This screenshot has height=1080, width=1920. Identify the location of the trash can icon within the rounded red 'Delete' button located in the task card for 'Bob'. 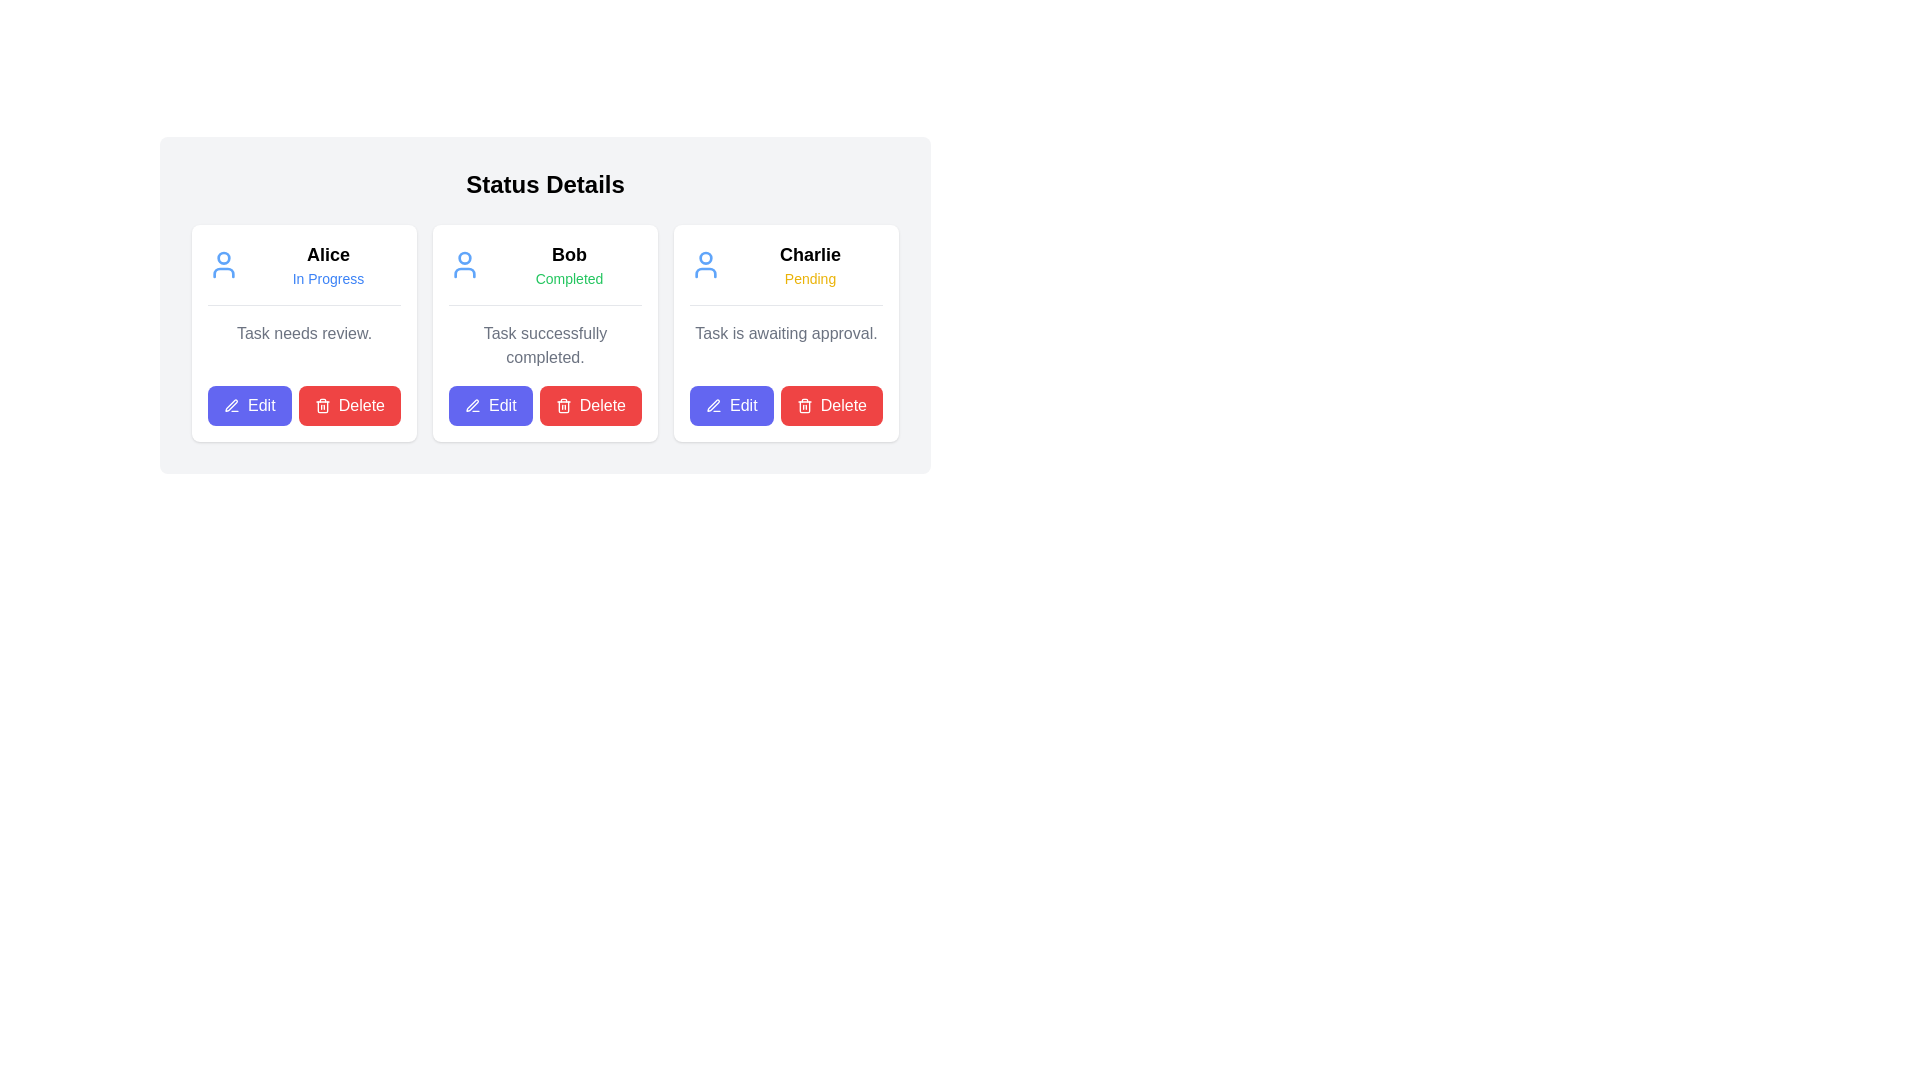
(562, 405).